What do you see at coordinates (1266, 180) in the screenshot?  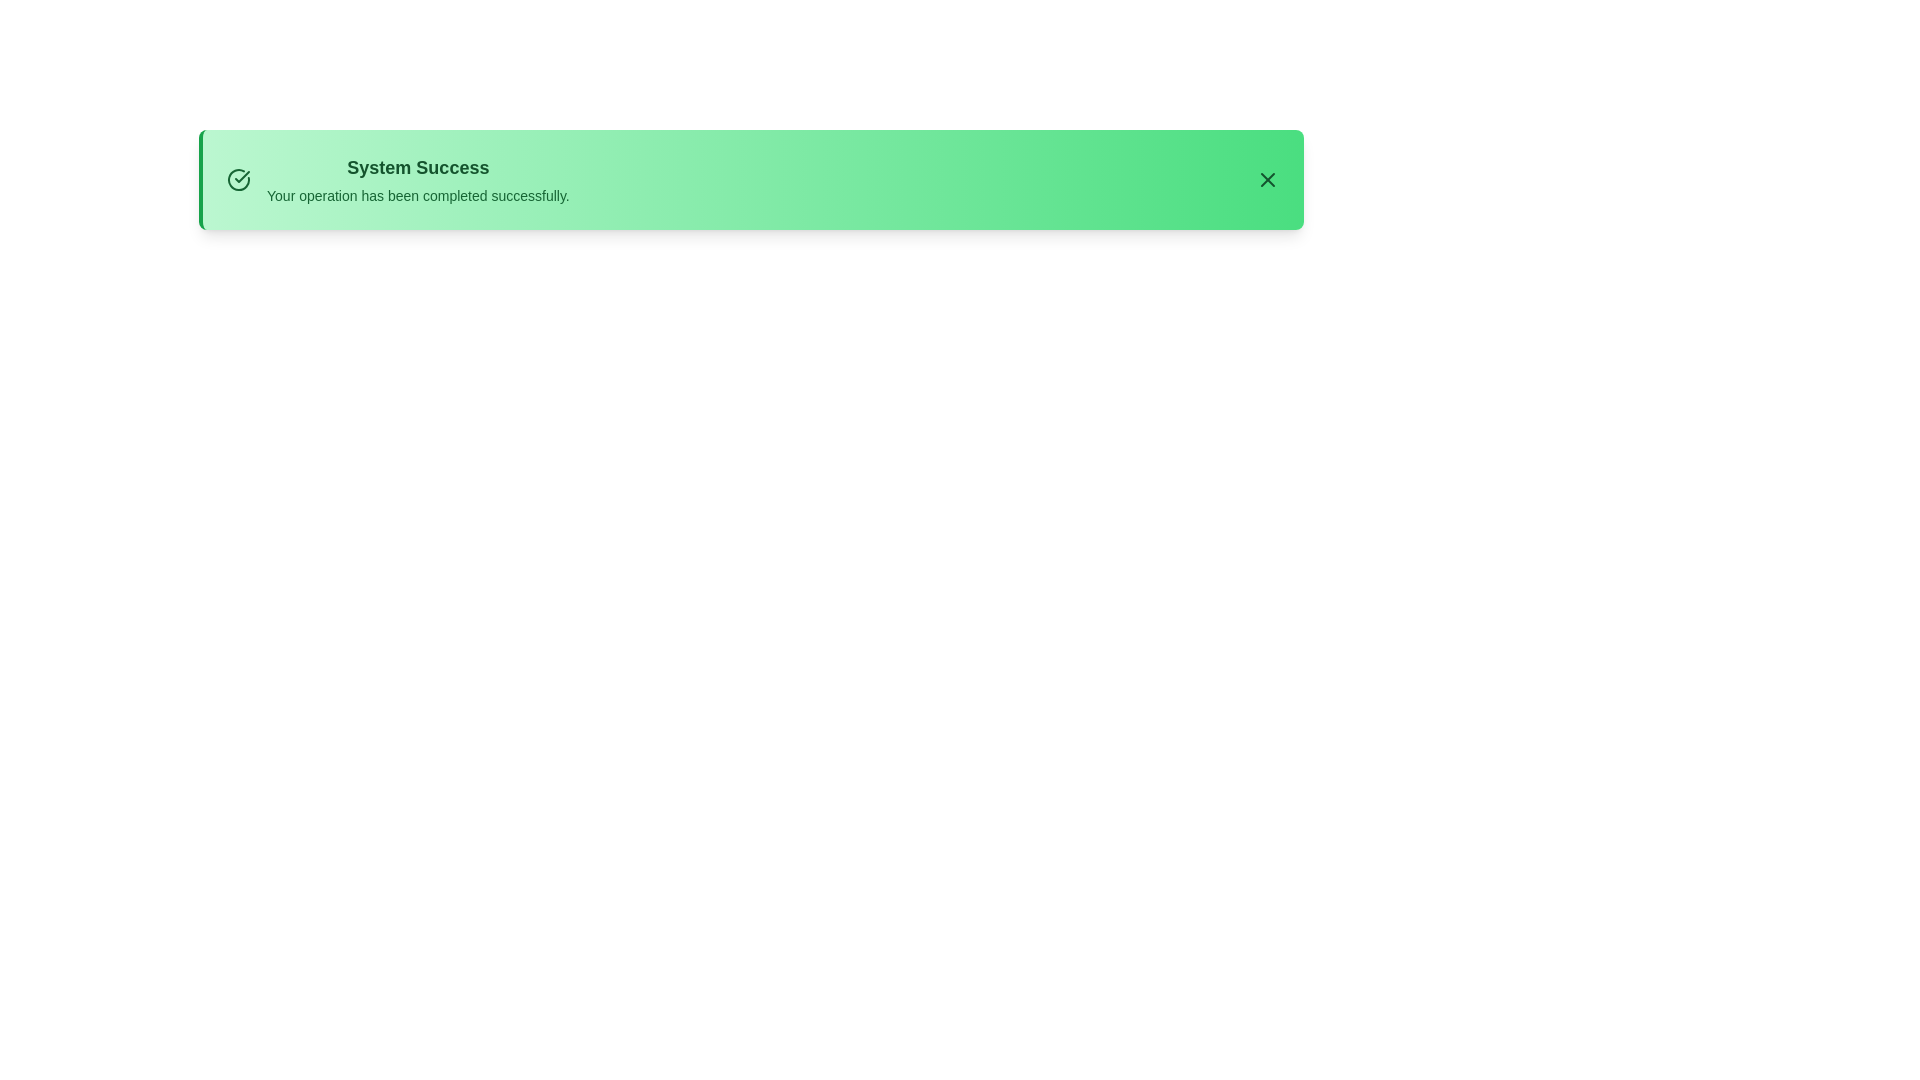 I see `the close button to dismiss the notification` at bounding box center [1266, 180].